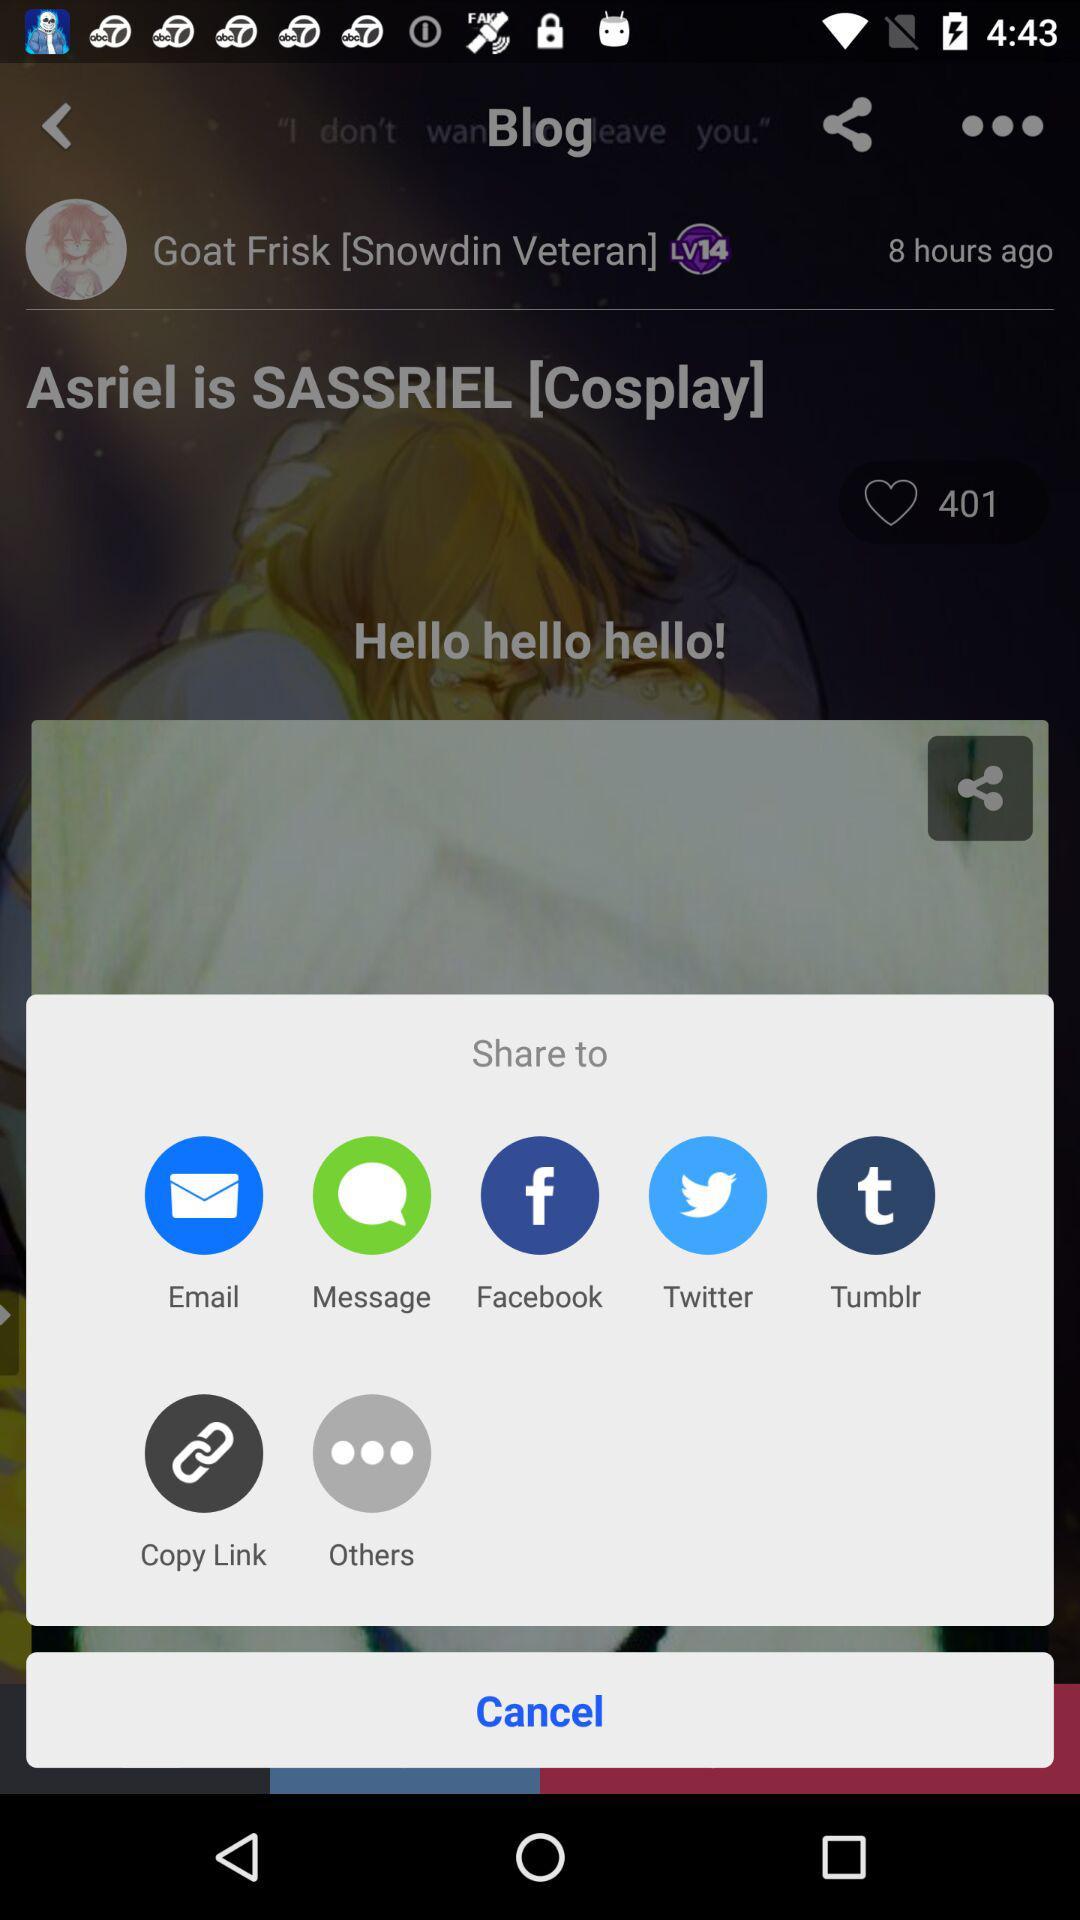 Image resolution: width=1080 pixels, height=1920 pixels. I want to click on the item below the copy link app, so click(540, 1708).